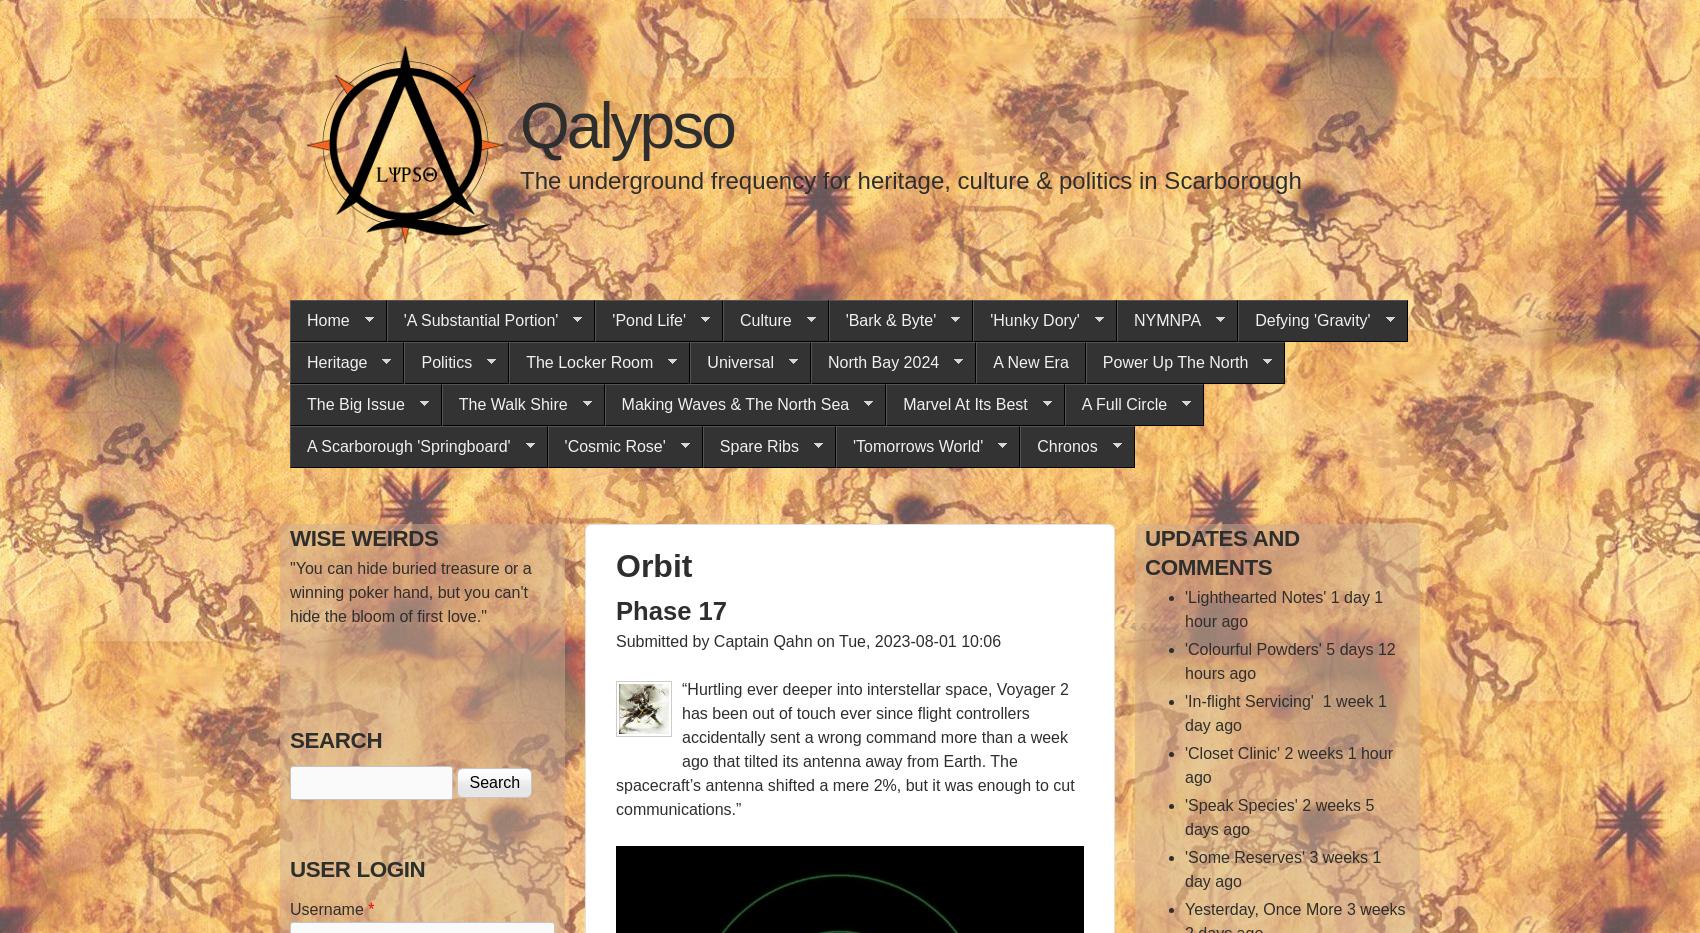  Describe the element at coordinates (1312, 319) in the screenshot. I see `'Defying 'Gravity''` at that location.